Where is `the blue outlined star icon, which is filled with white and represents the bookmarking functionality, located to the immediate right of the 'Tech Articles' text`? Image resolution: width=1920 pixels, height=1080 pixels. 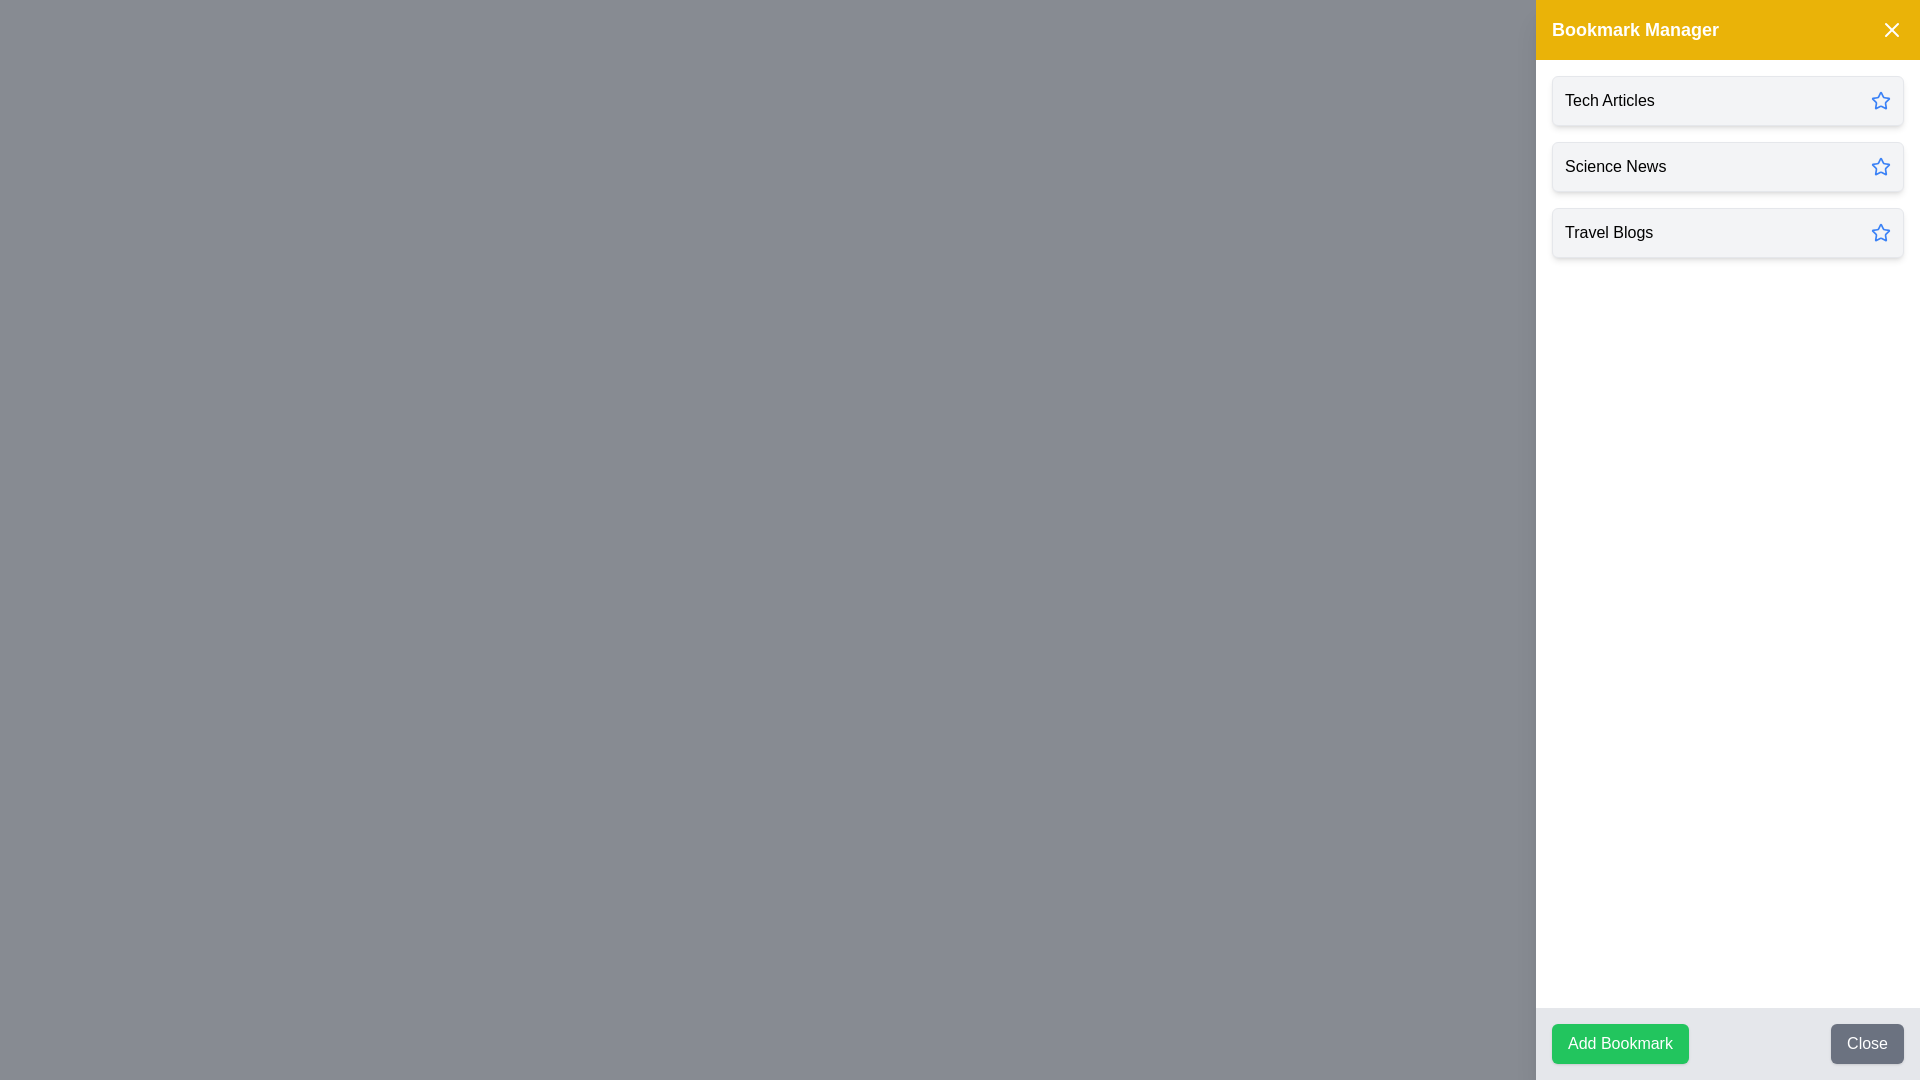 the blue outlined star icon, which is filled with white and represents the bookmarking functionality, located to the immediate right of the 'Tech Articles' text is located at coordinates (1880, 100).